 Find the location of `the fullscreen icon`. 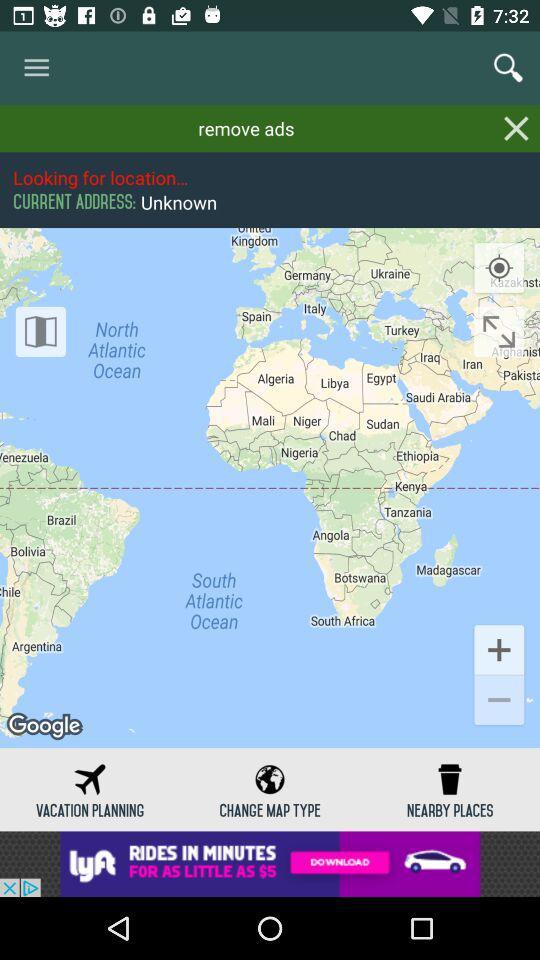

the fullscreen icon is located at coordinates (498, 331).